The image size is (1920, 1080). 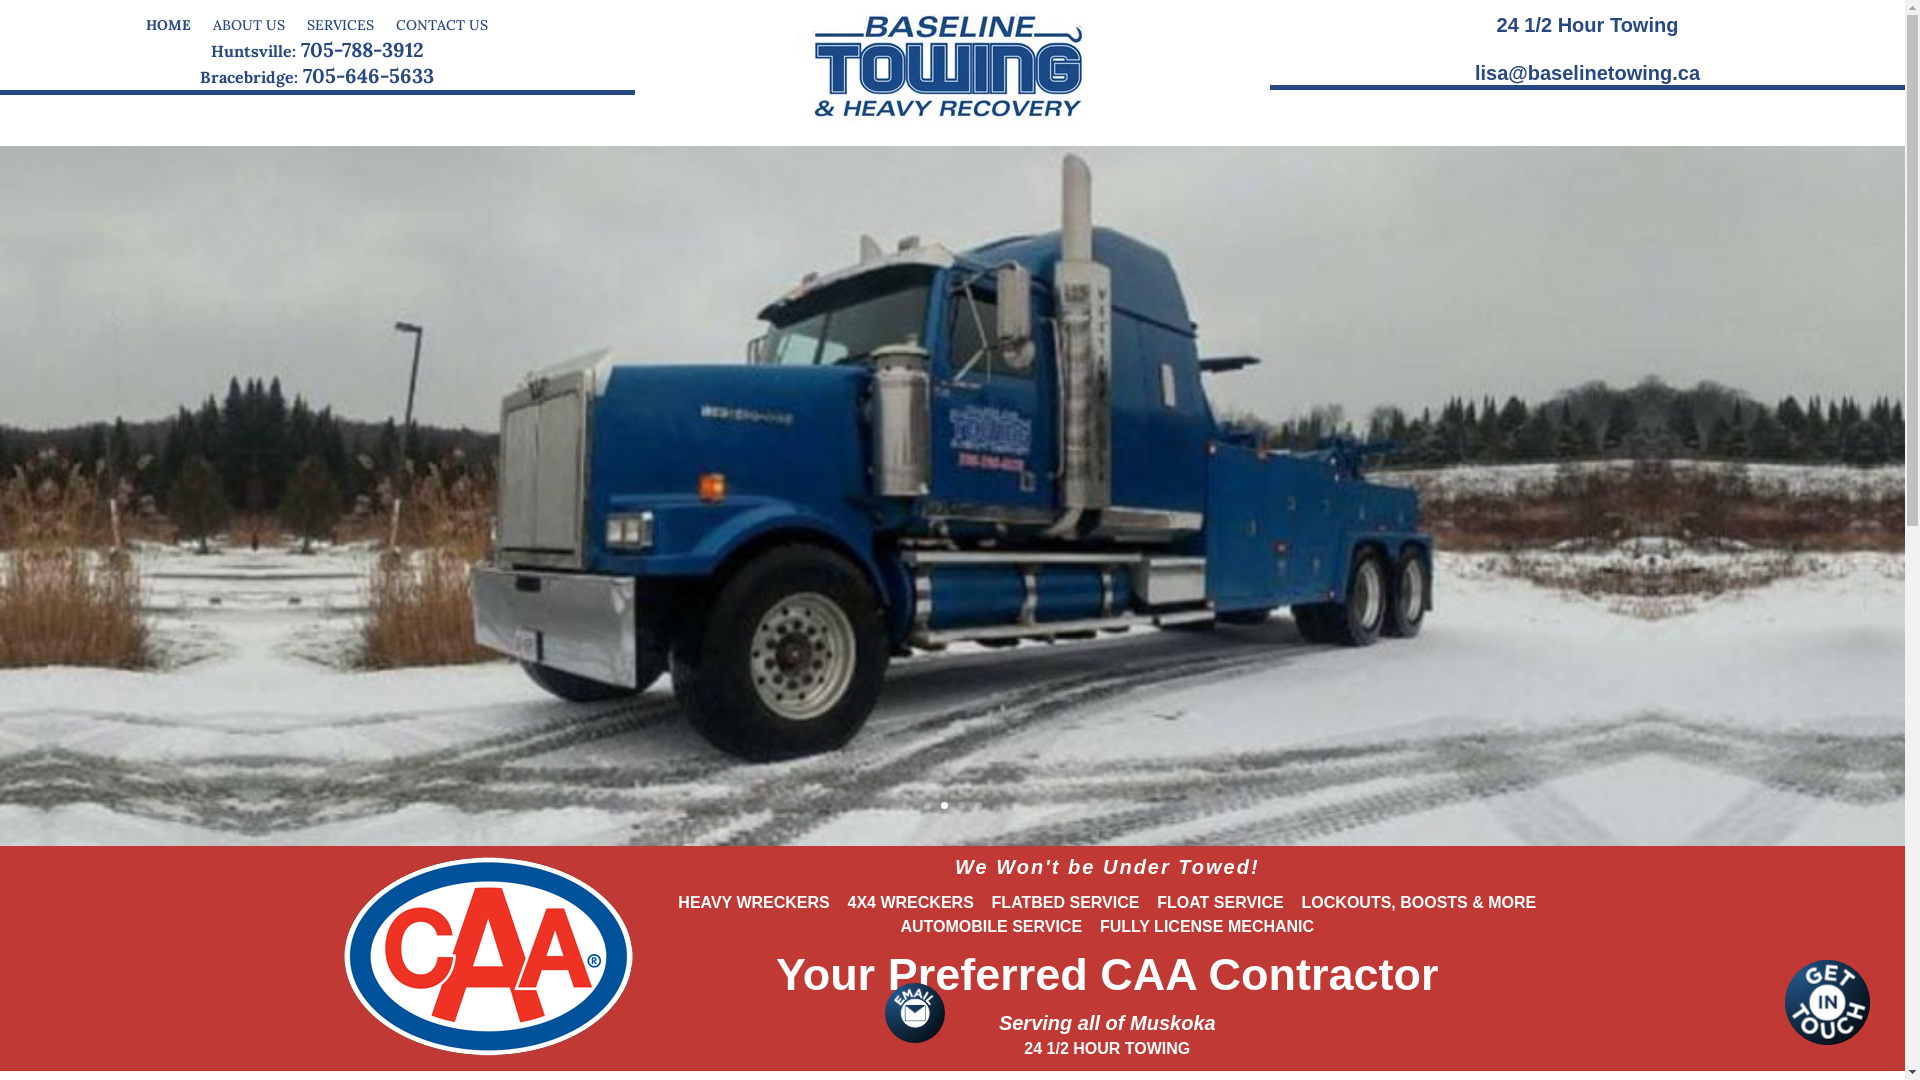 I want to click on 'lisa@baselinetowing.ca', so click(x=1586, y=72).